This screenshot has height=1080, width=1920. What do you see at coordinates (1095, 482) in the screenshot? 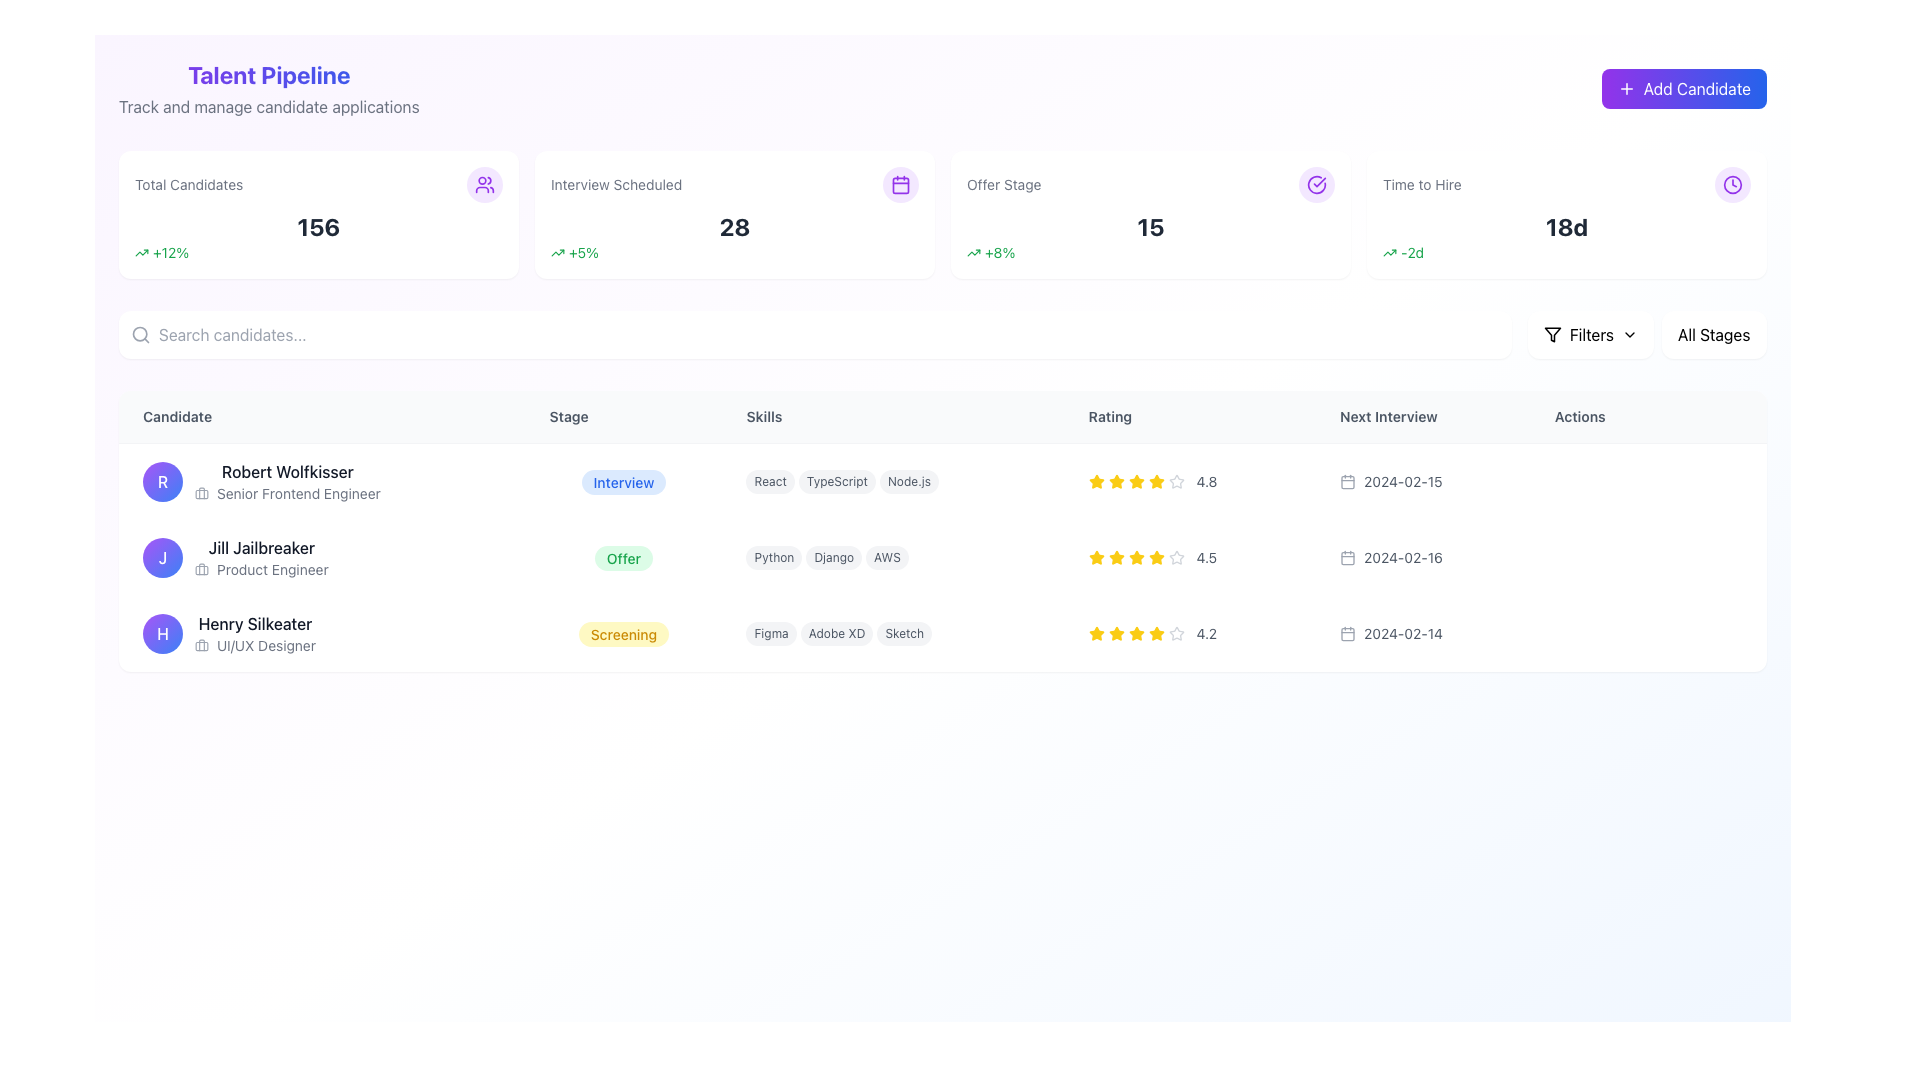
I see `the first star icon in the rating component for the candidate 'Robert Wolfkisser', which is visually styled in bright yellow and represents a rating of '4.8'` at bounding box center [1095, 482].